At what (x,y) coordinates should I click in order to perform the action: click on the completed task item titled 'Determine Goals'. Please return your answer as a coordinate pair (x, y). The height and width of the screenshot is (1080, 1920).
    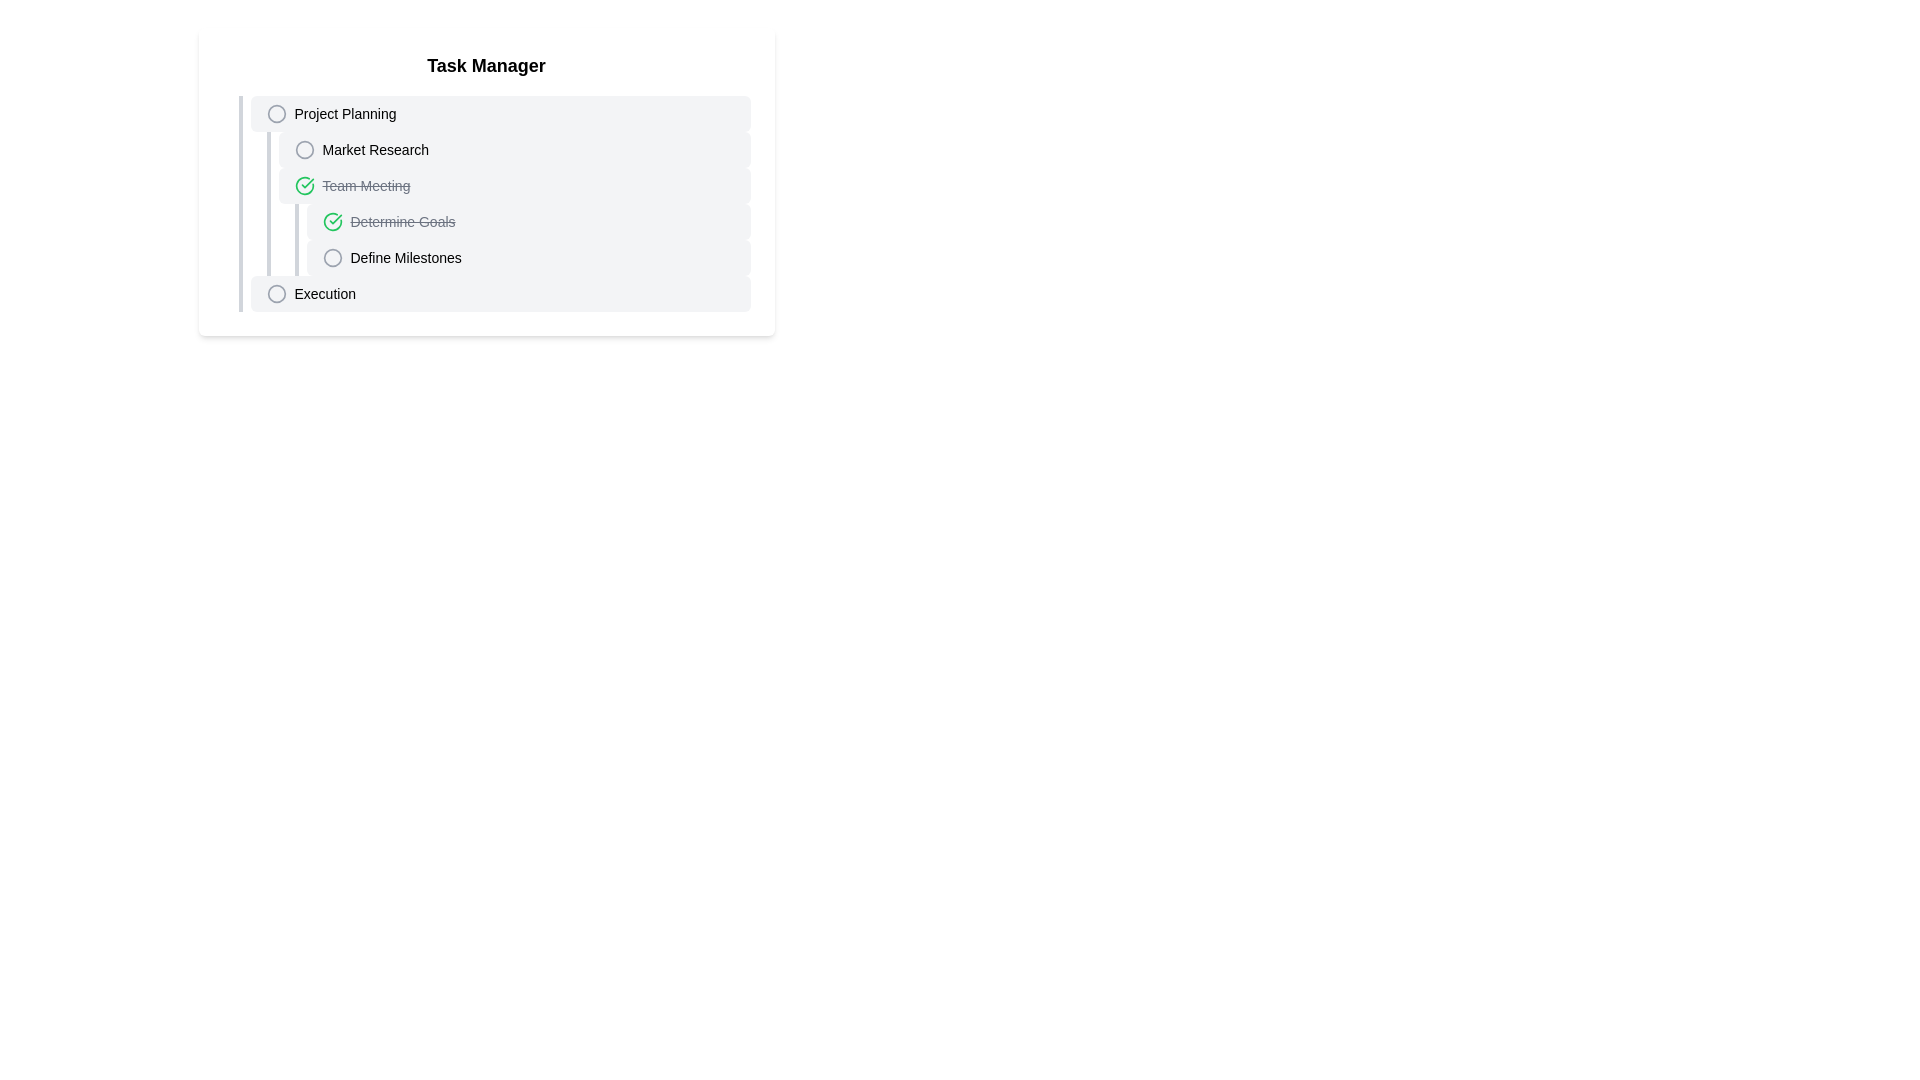
    Looking at the image, I should click on (522, 222).